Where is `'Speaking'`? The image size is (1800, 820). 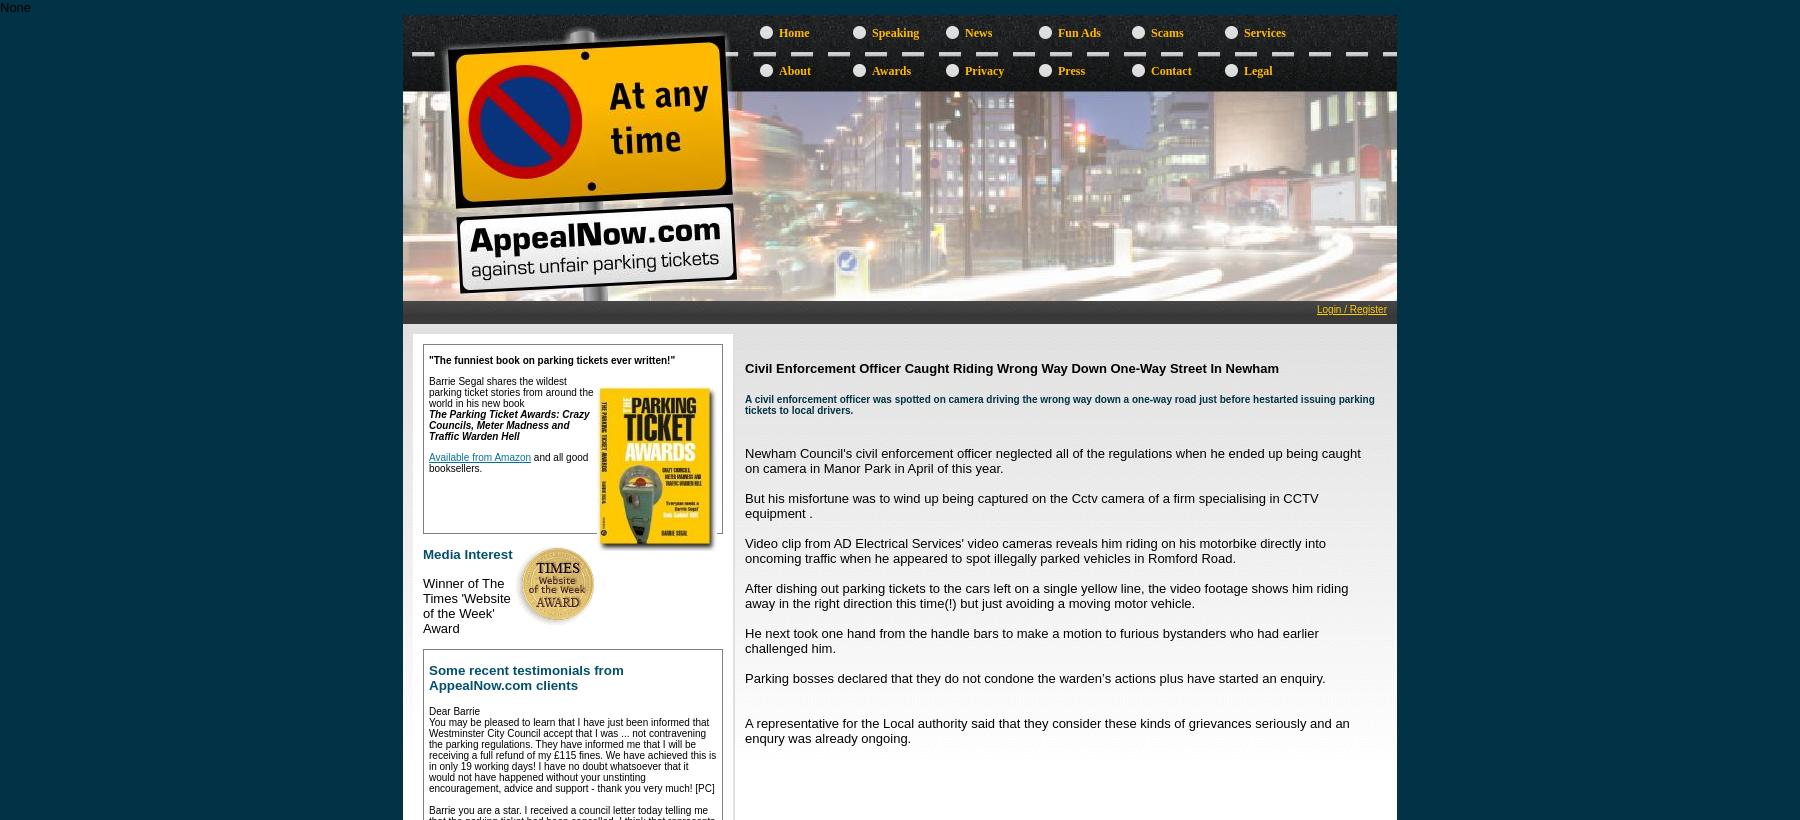 'Speaking' is located at coordinates (895, 31).